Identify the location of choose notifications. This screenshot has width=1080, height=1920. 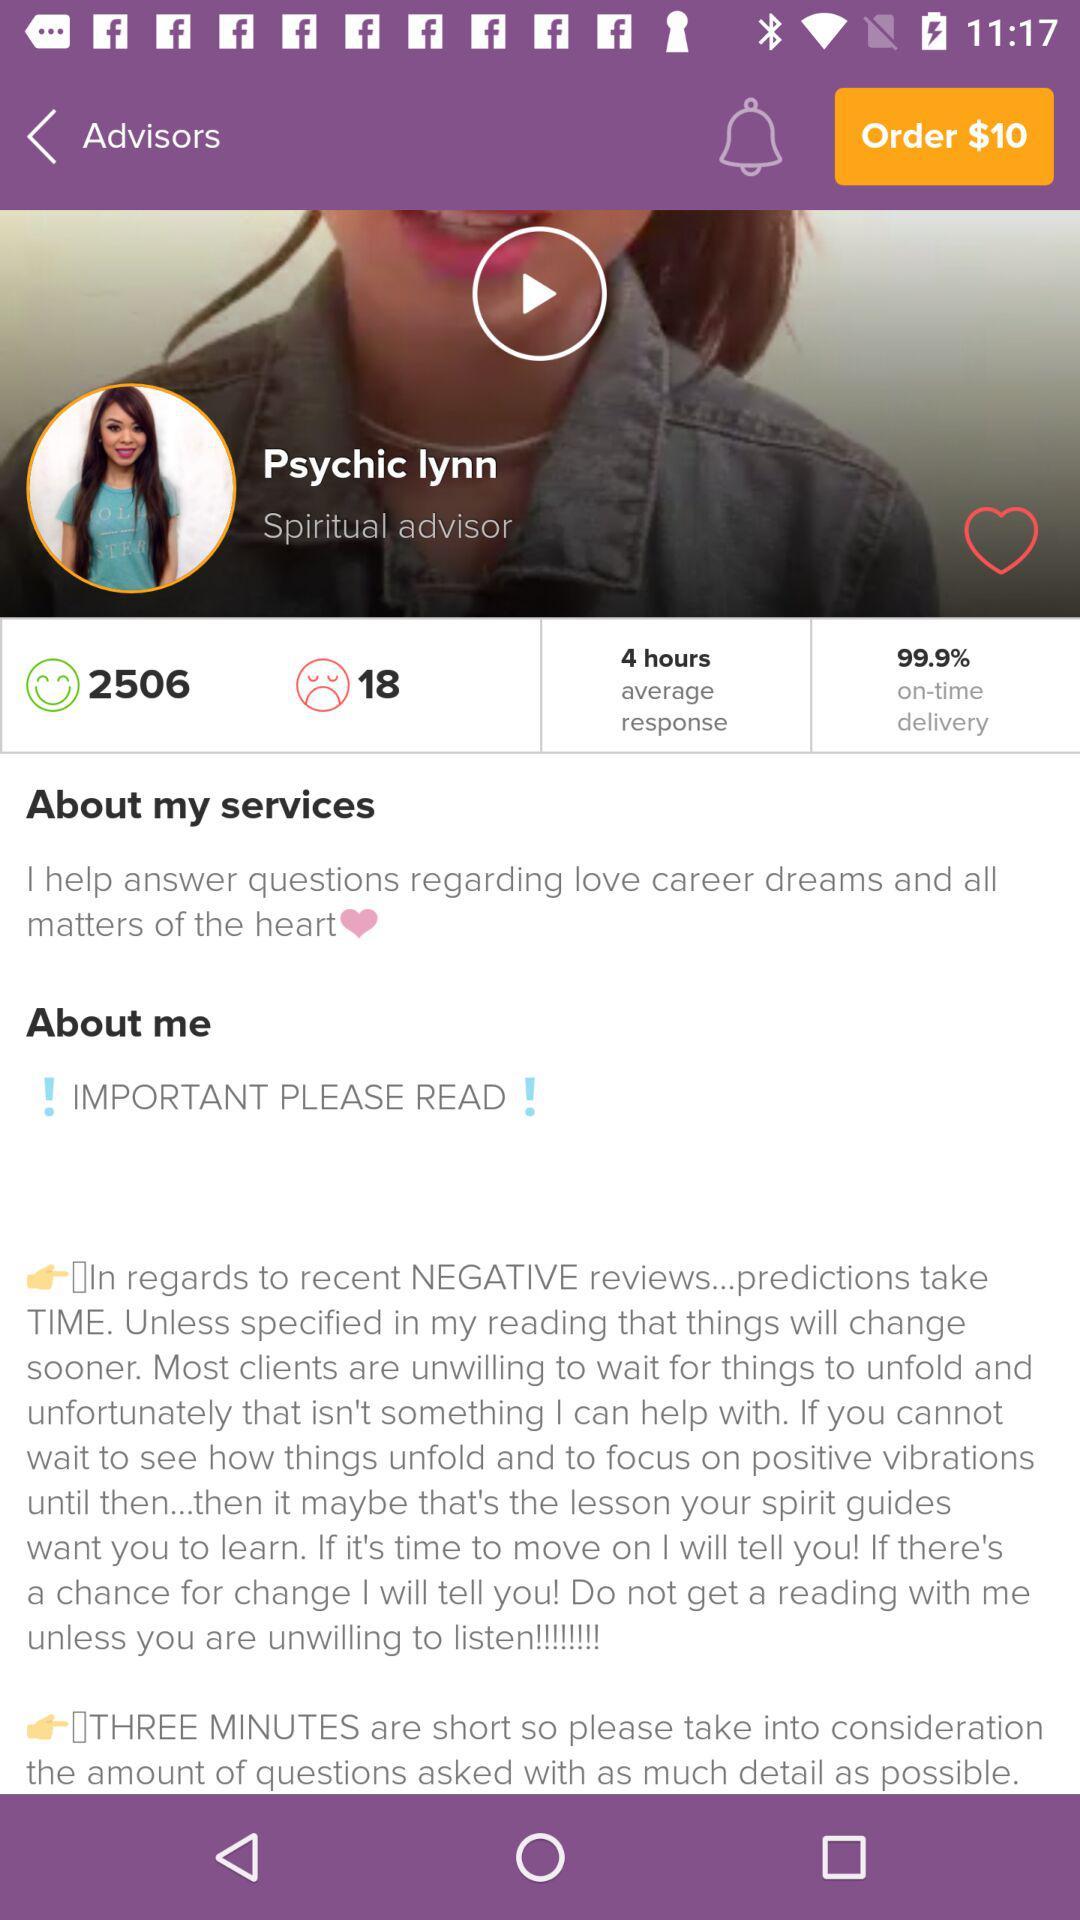
(750, 135).